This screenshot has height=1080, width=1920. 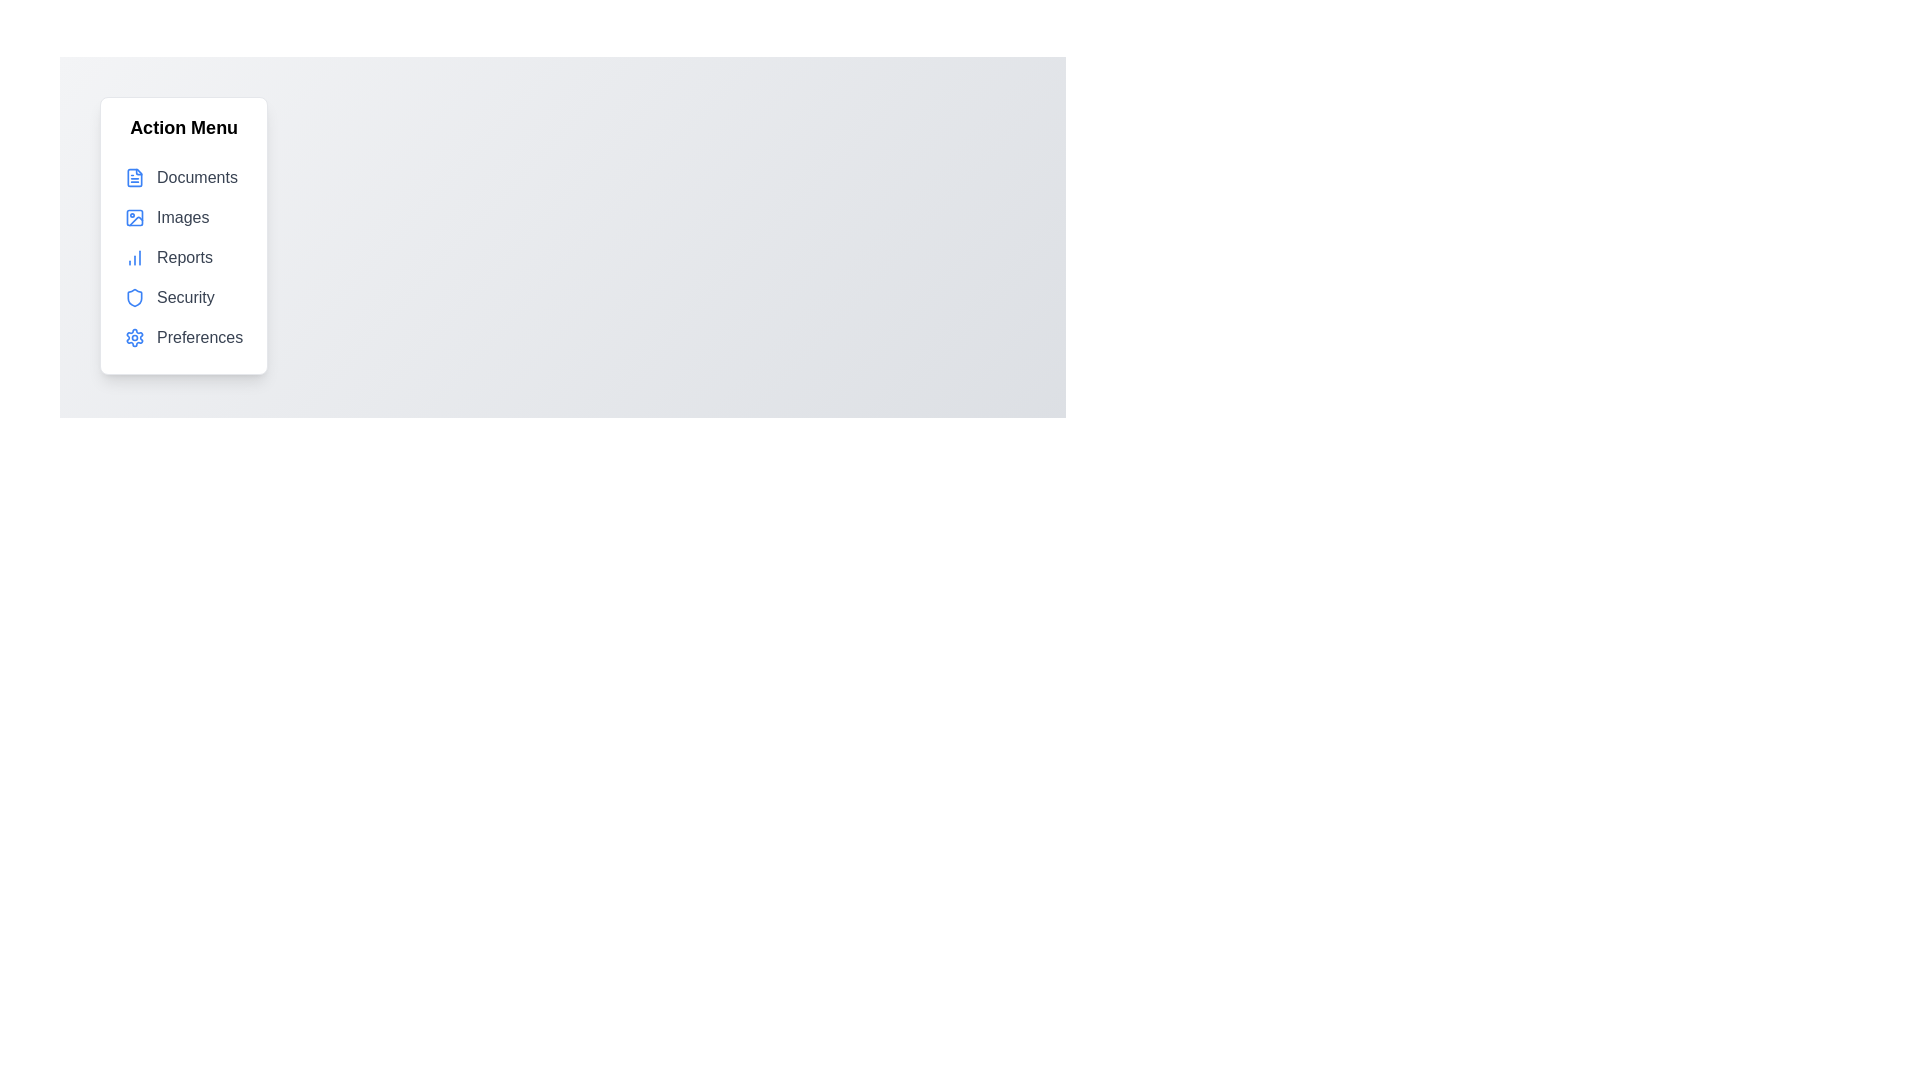 I want to click on the menu item labeled Images, so click(x=183, y=218).